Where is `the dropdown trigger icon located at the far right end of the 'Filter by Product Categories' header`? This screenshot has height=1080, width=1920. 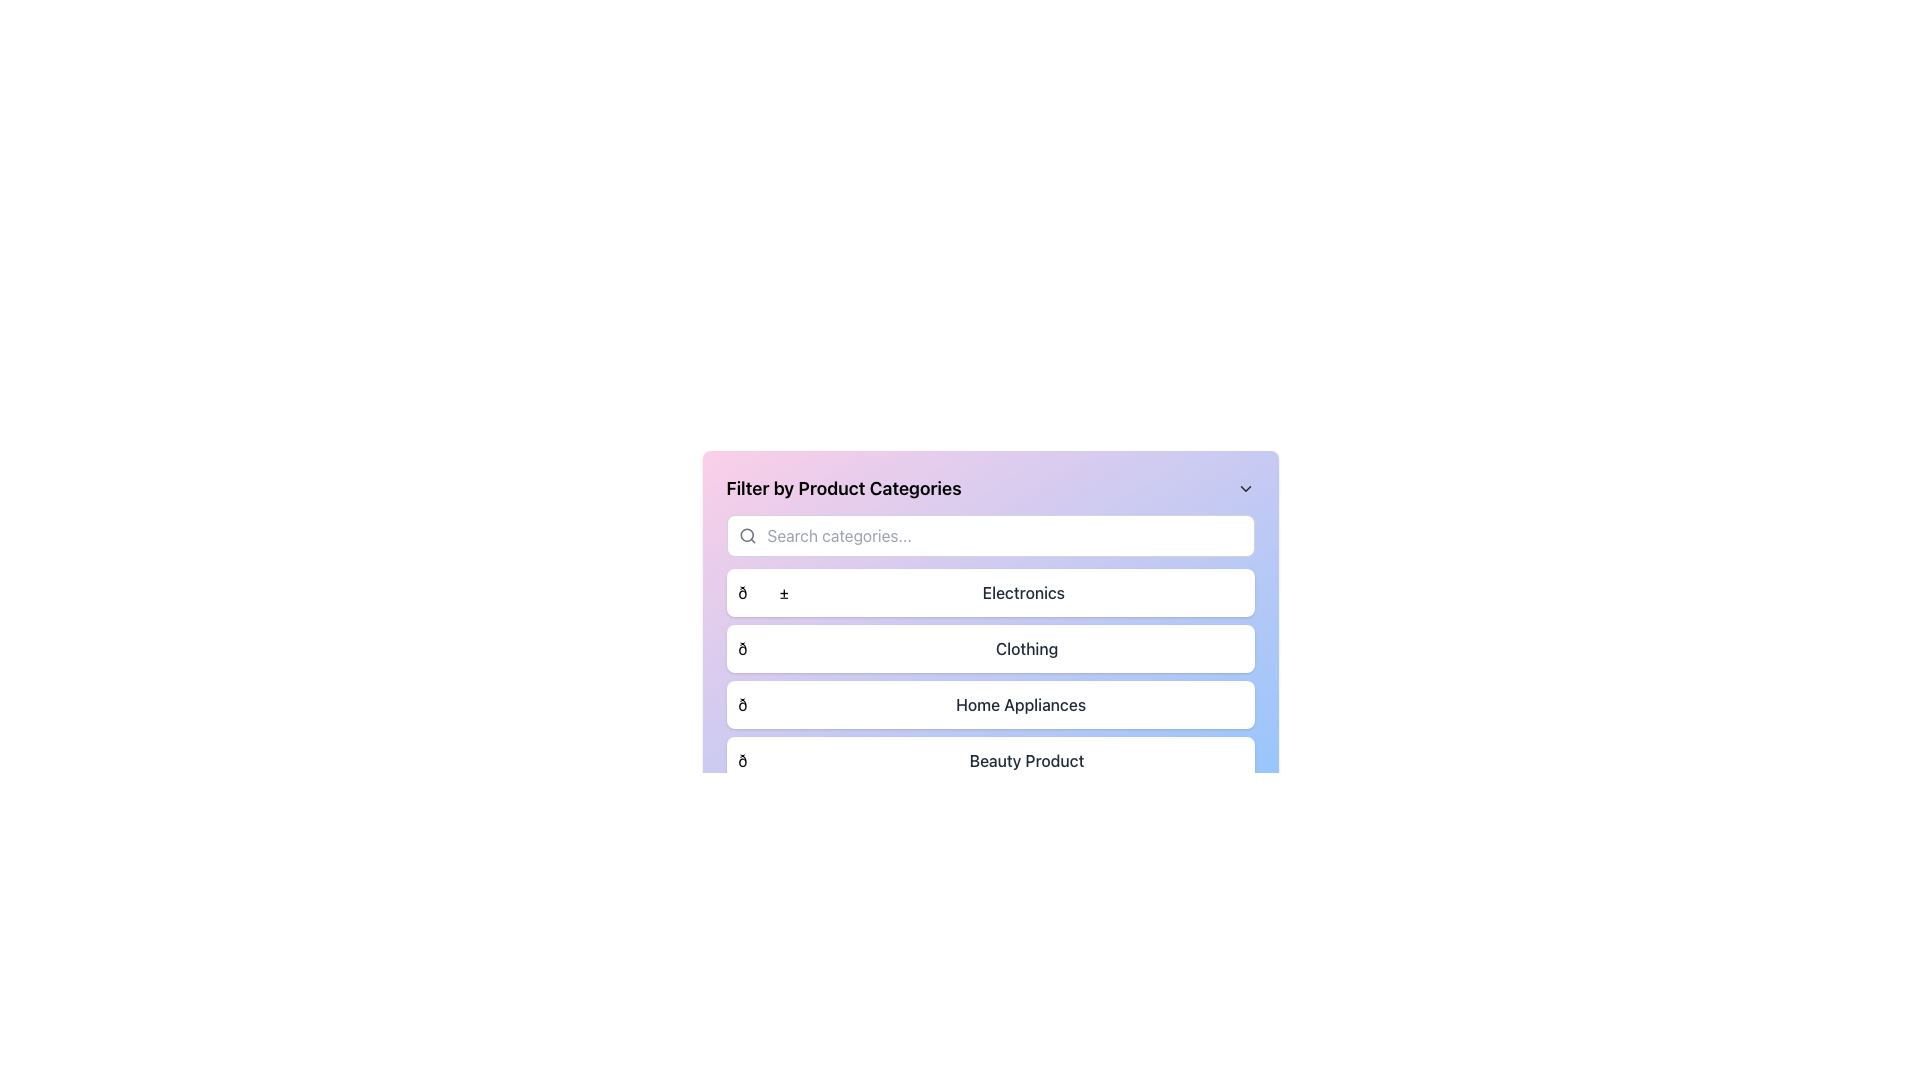 the dropdown trigger icon located at the far right end of the 'Filter by Product Categories' header is located at coordinates (1244, 489).